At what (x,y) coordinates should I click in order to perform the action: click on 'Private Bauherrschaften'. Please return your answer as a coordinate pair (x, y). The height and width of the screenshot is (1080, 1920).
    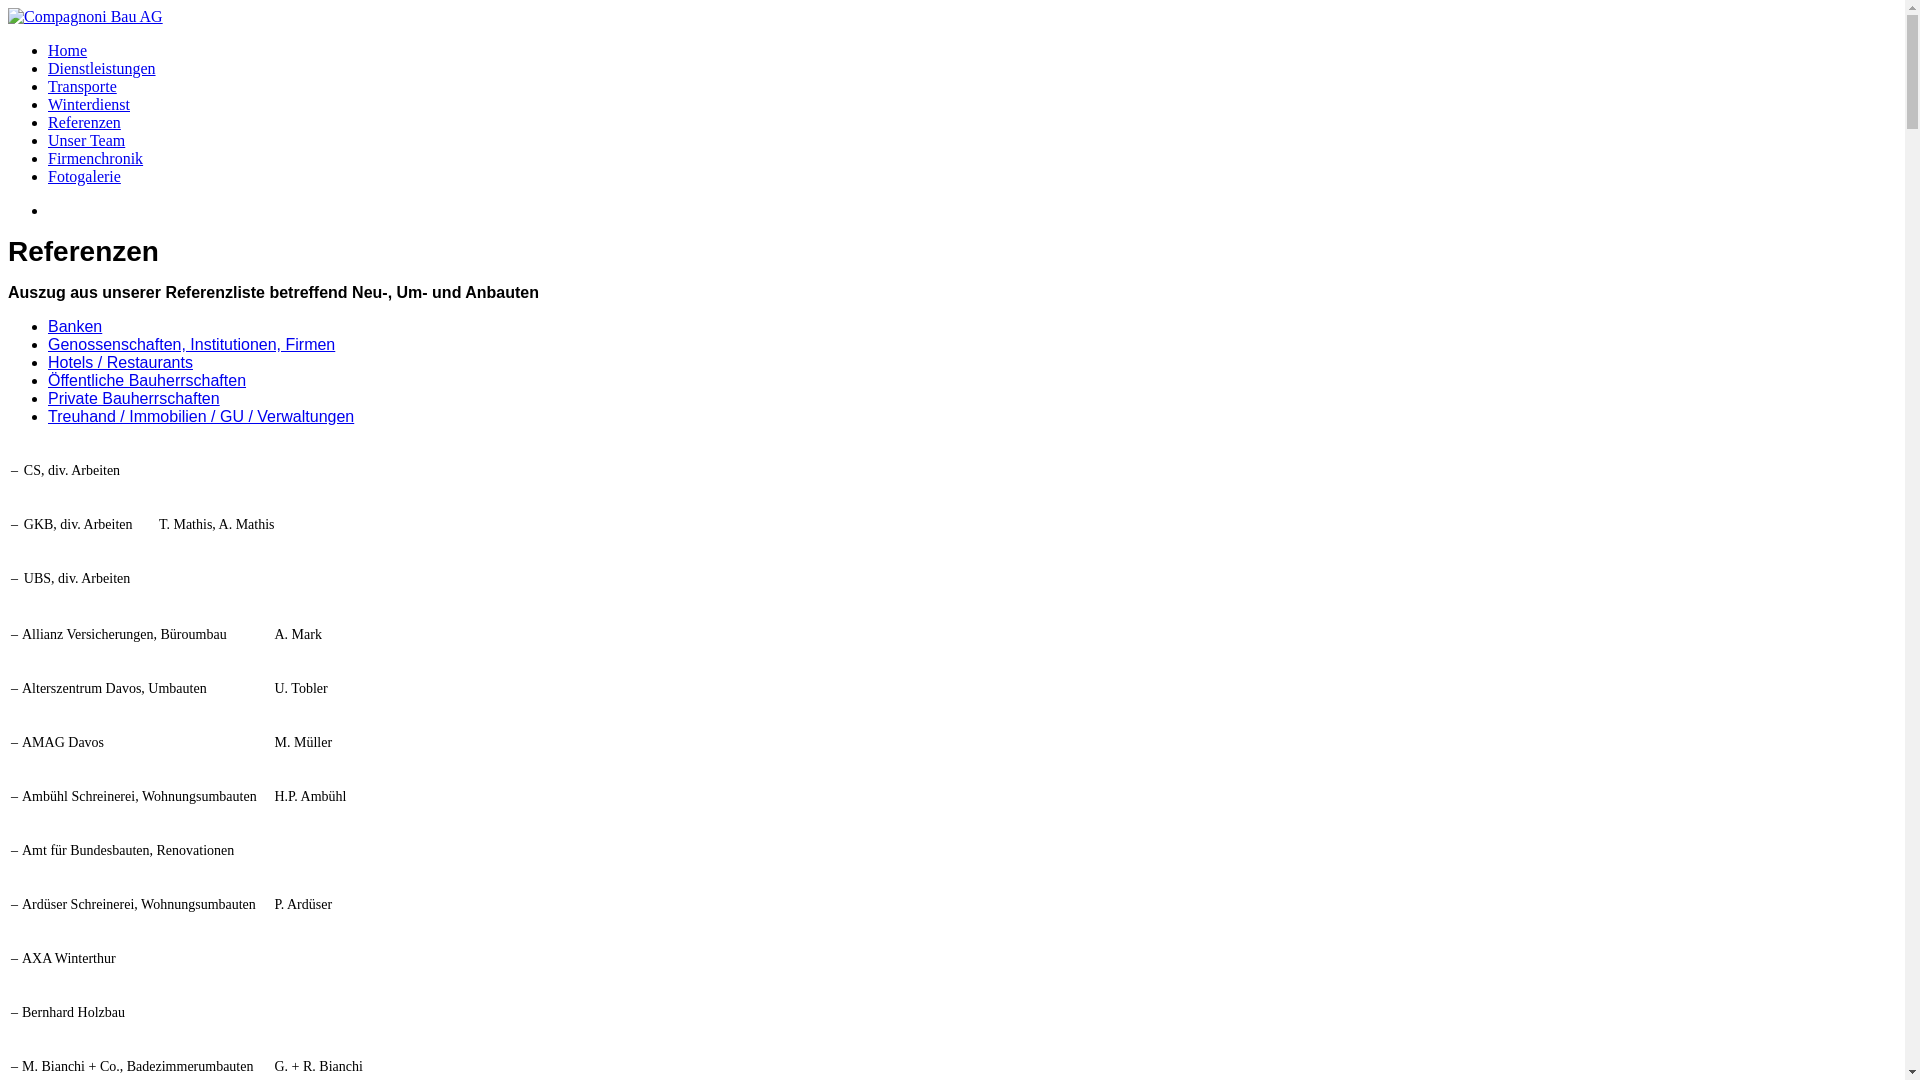
    Looking at the image, I should click on (48, 398).